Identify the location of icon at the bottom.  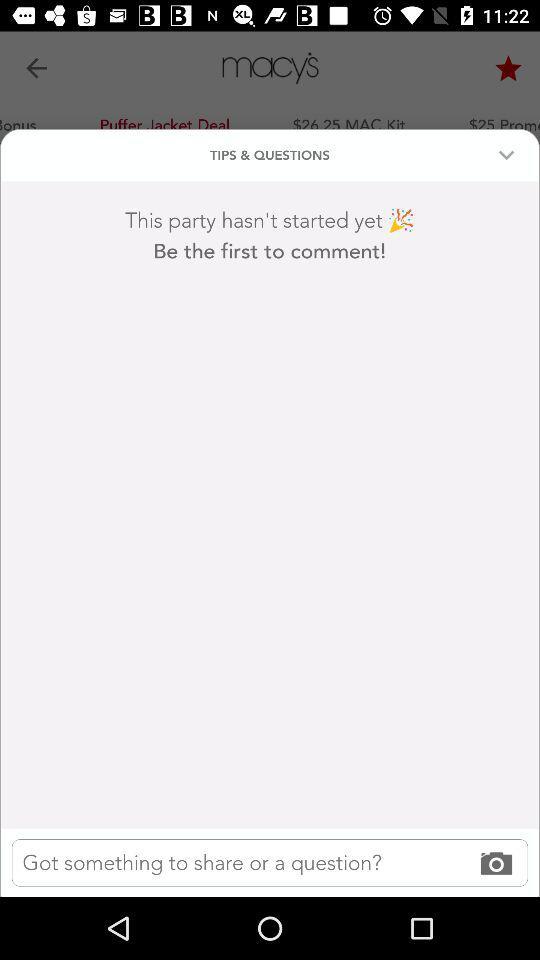
(270, 861).